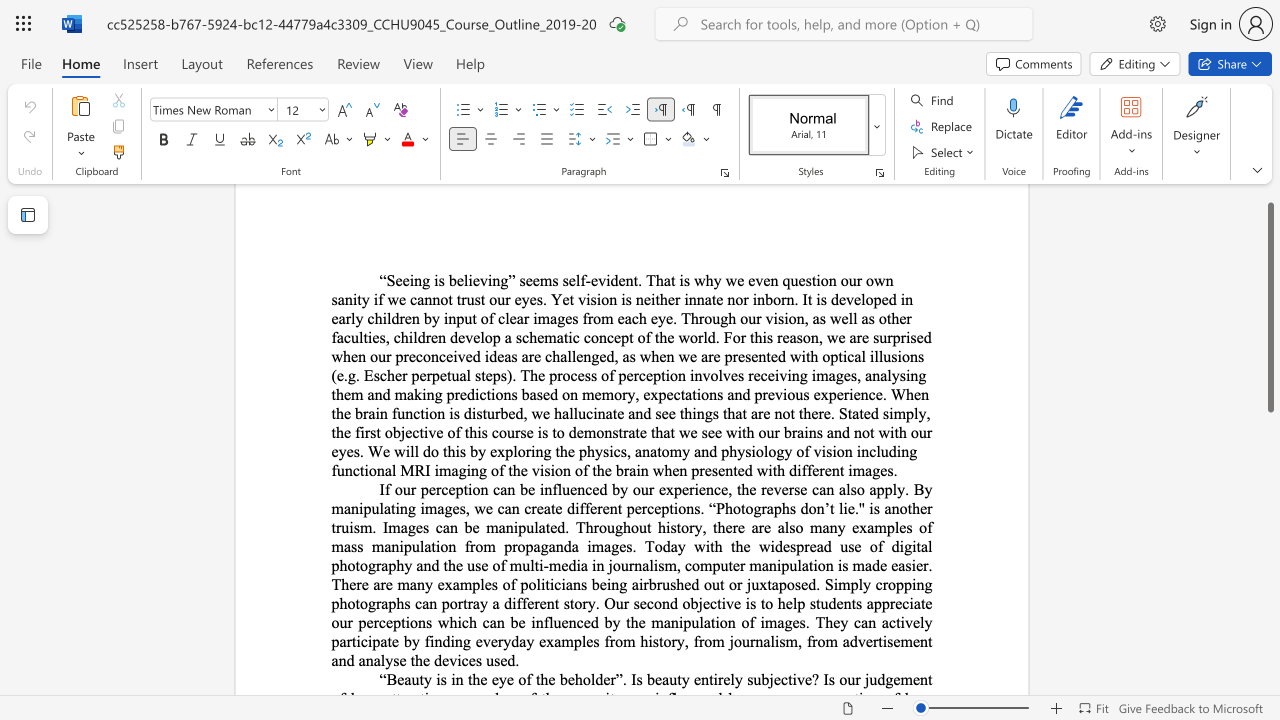 This screenshot has width=1280, height=720. What do you see at coordinates (1269, 307) in the screenshot?
I see `the scrollbar and move up 10 pixels` at bounding box center [1269, 307].